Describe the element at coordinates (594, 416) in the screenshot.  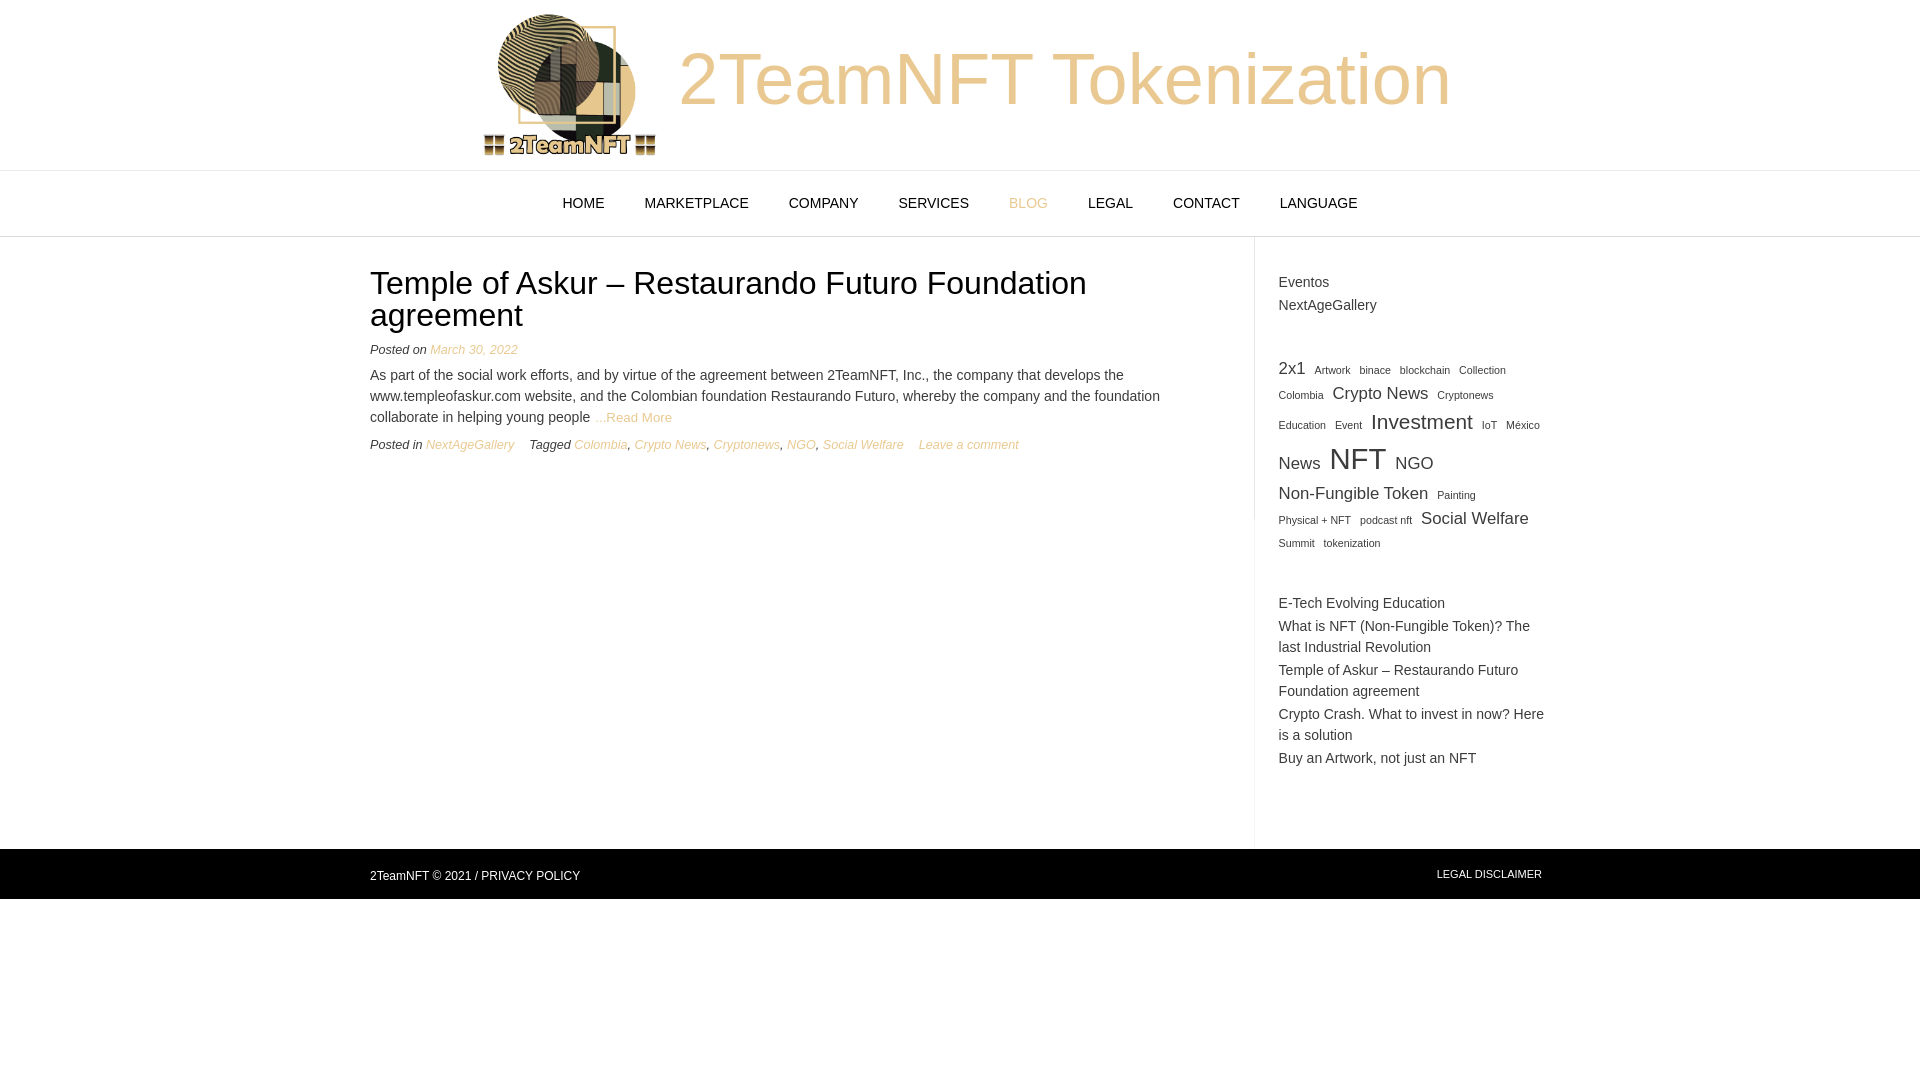
I see `'...Read More'` at that location.